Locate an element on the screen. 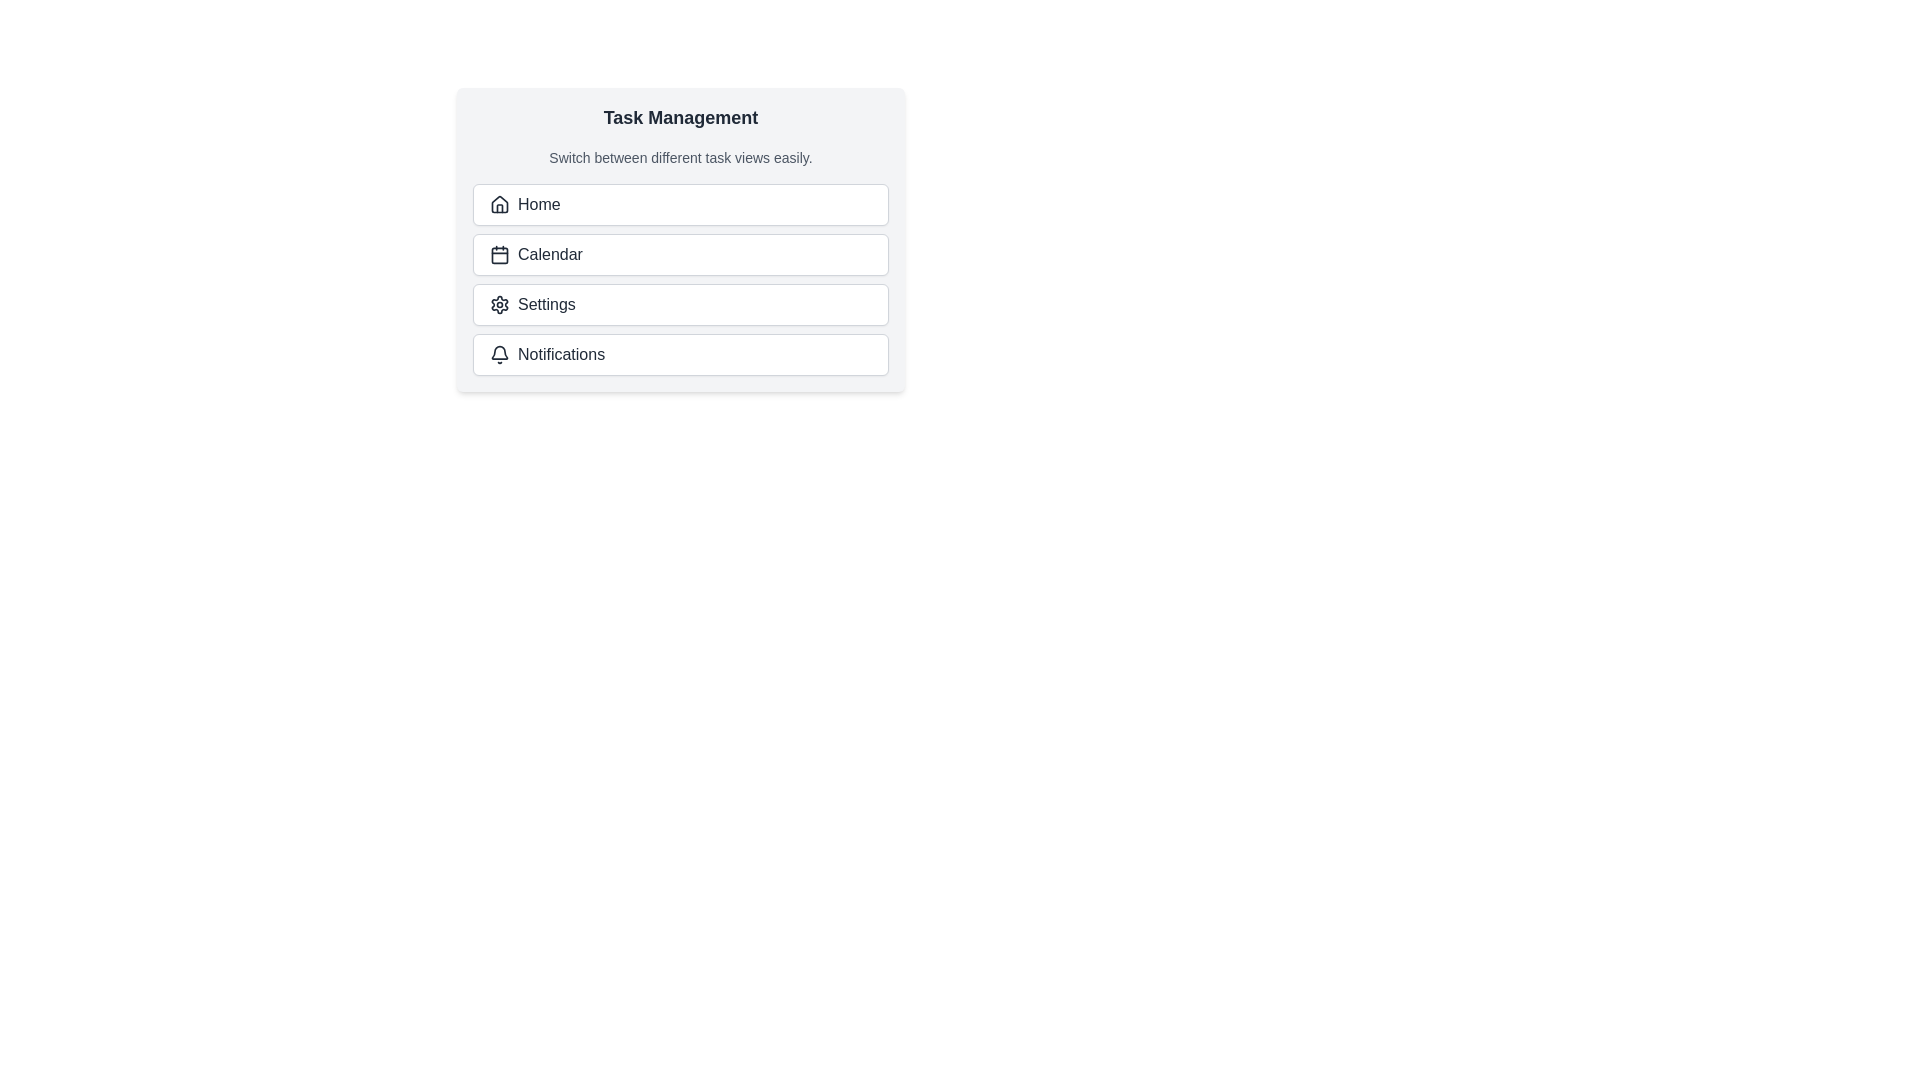  the calendar navigation button is located at coordinates (681, 238).